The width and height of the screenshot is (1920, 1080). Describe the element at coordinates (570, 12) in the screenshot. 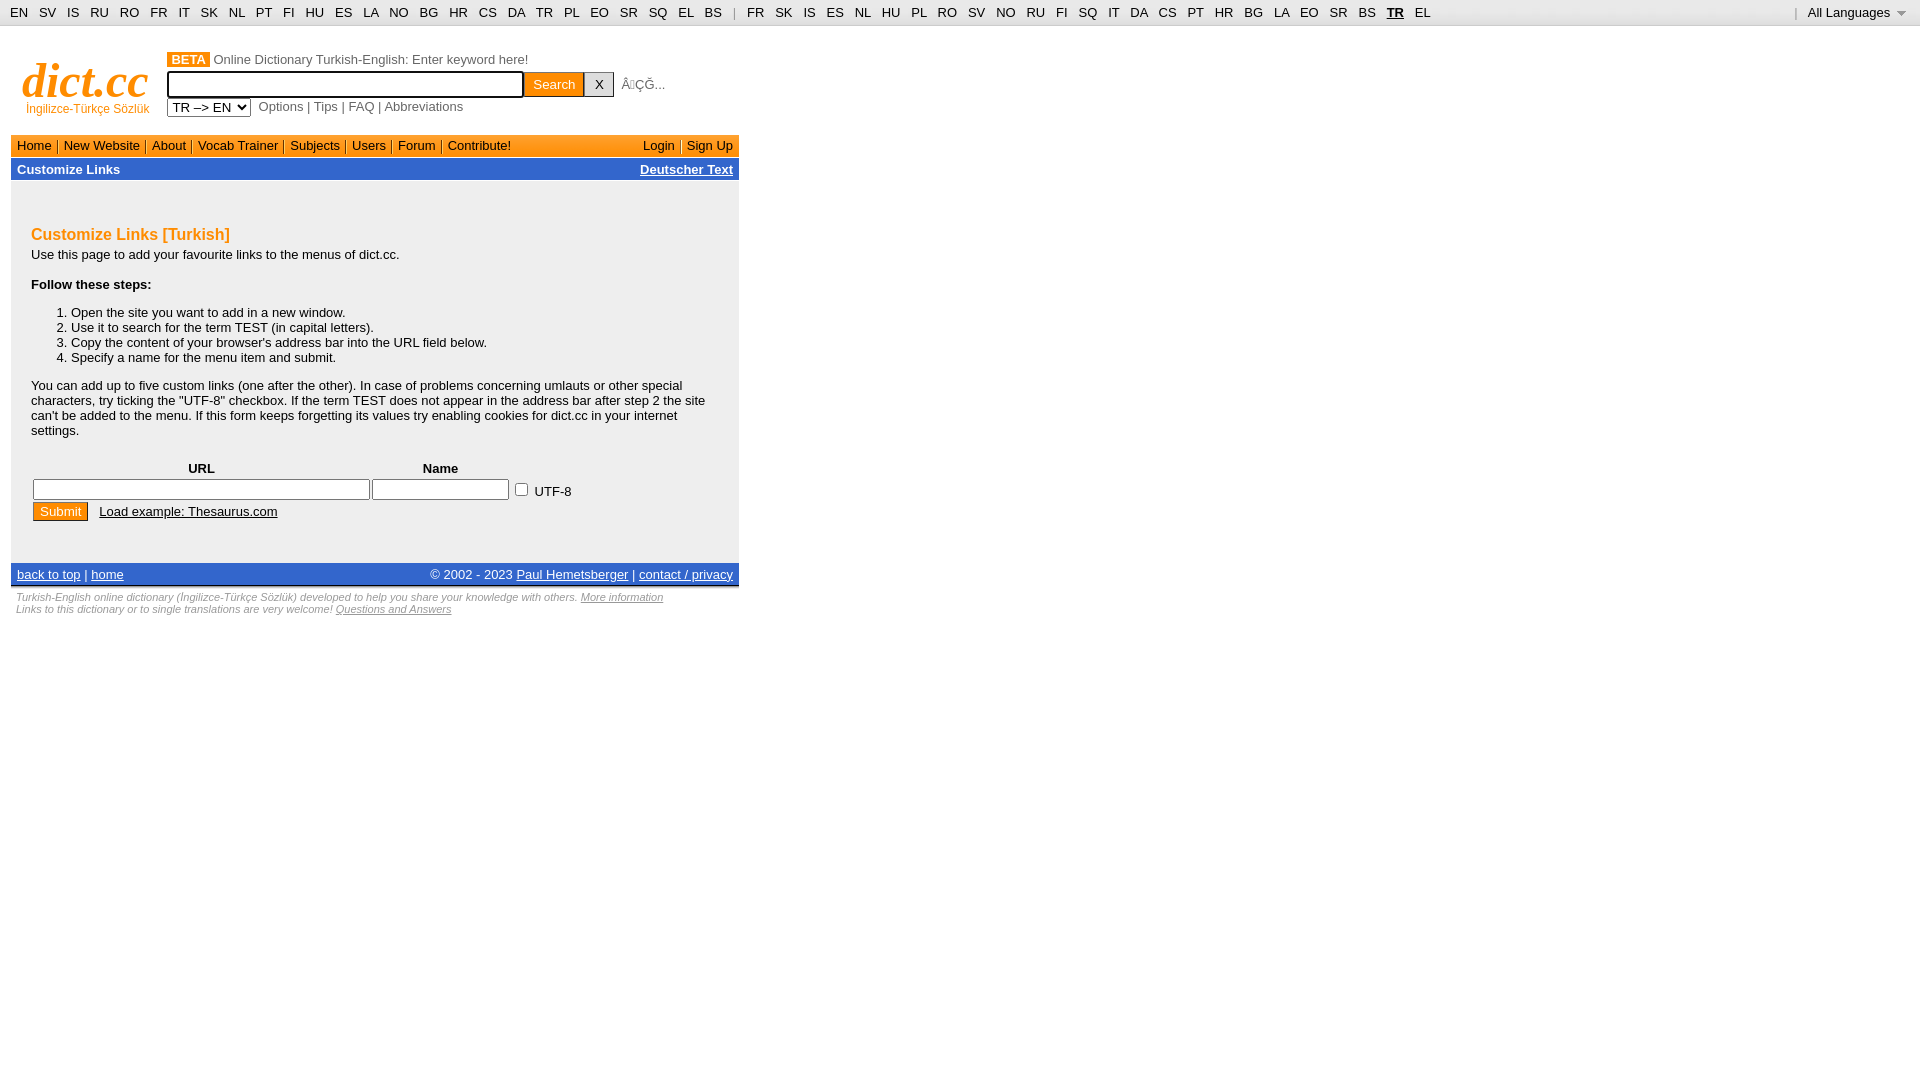

I see `'PL'` at that location.